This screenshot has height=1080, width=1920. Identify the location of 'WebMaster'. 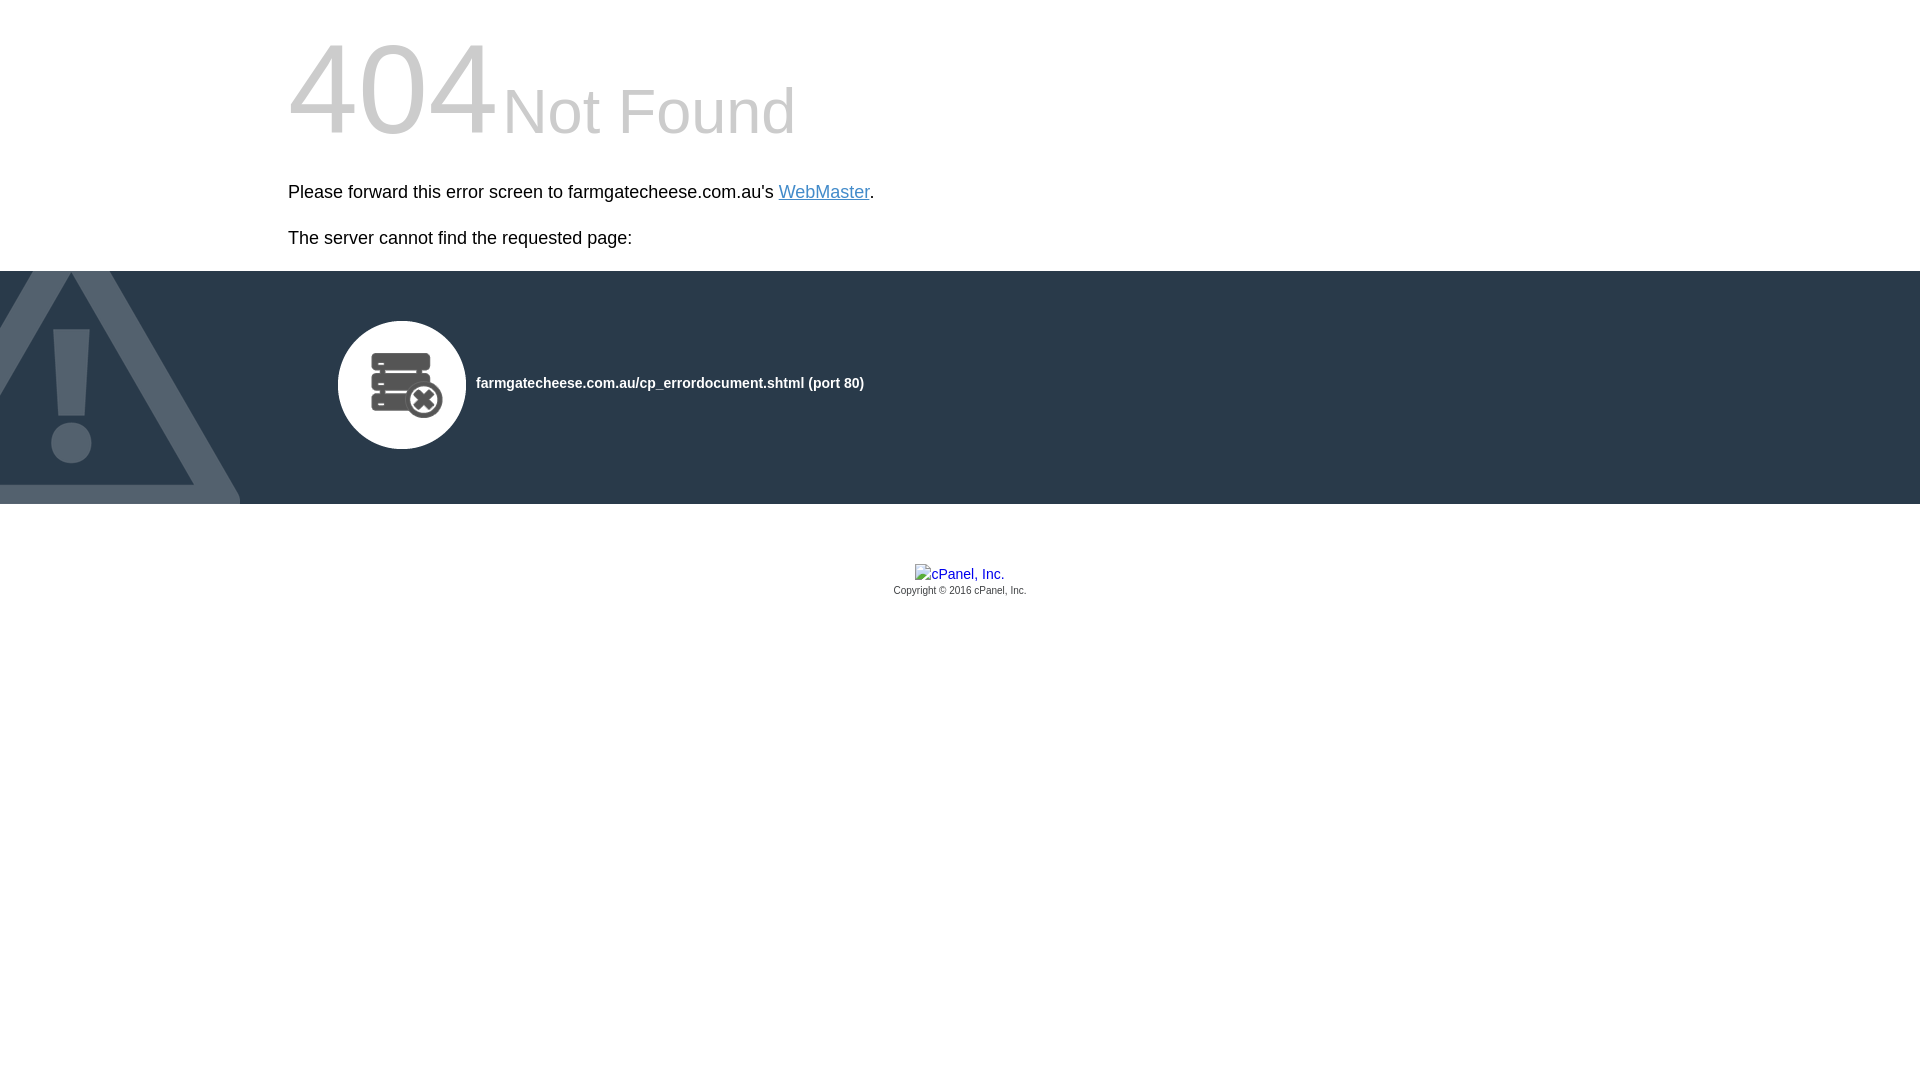
(824, 192).